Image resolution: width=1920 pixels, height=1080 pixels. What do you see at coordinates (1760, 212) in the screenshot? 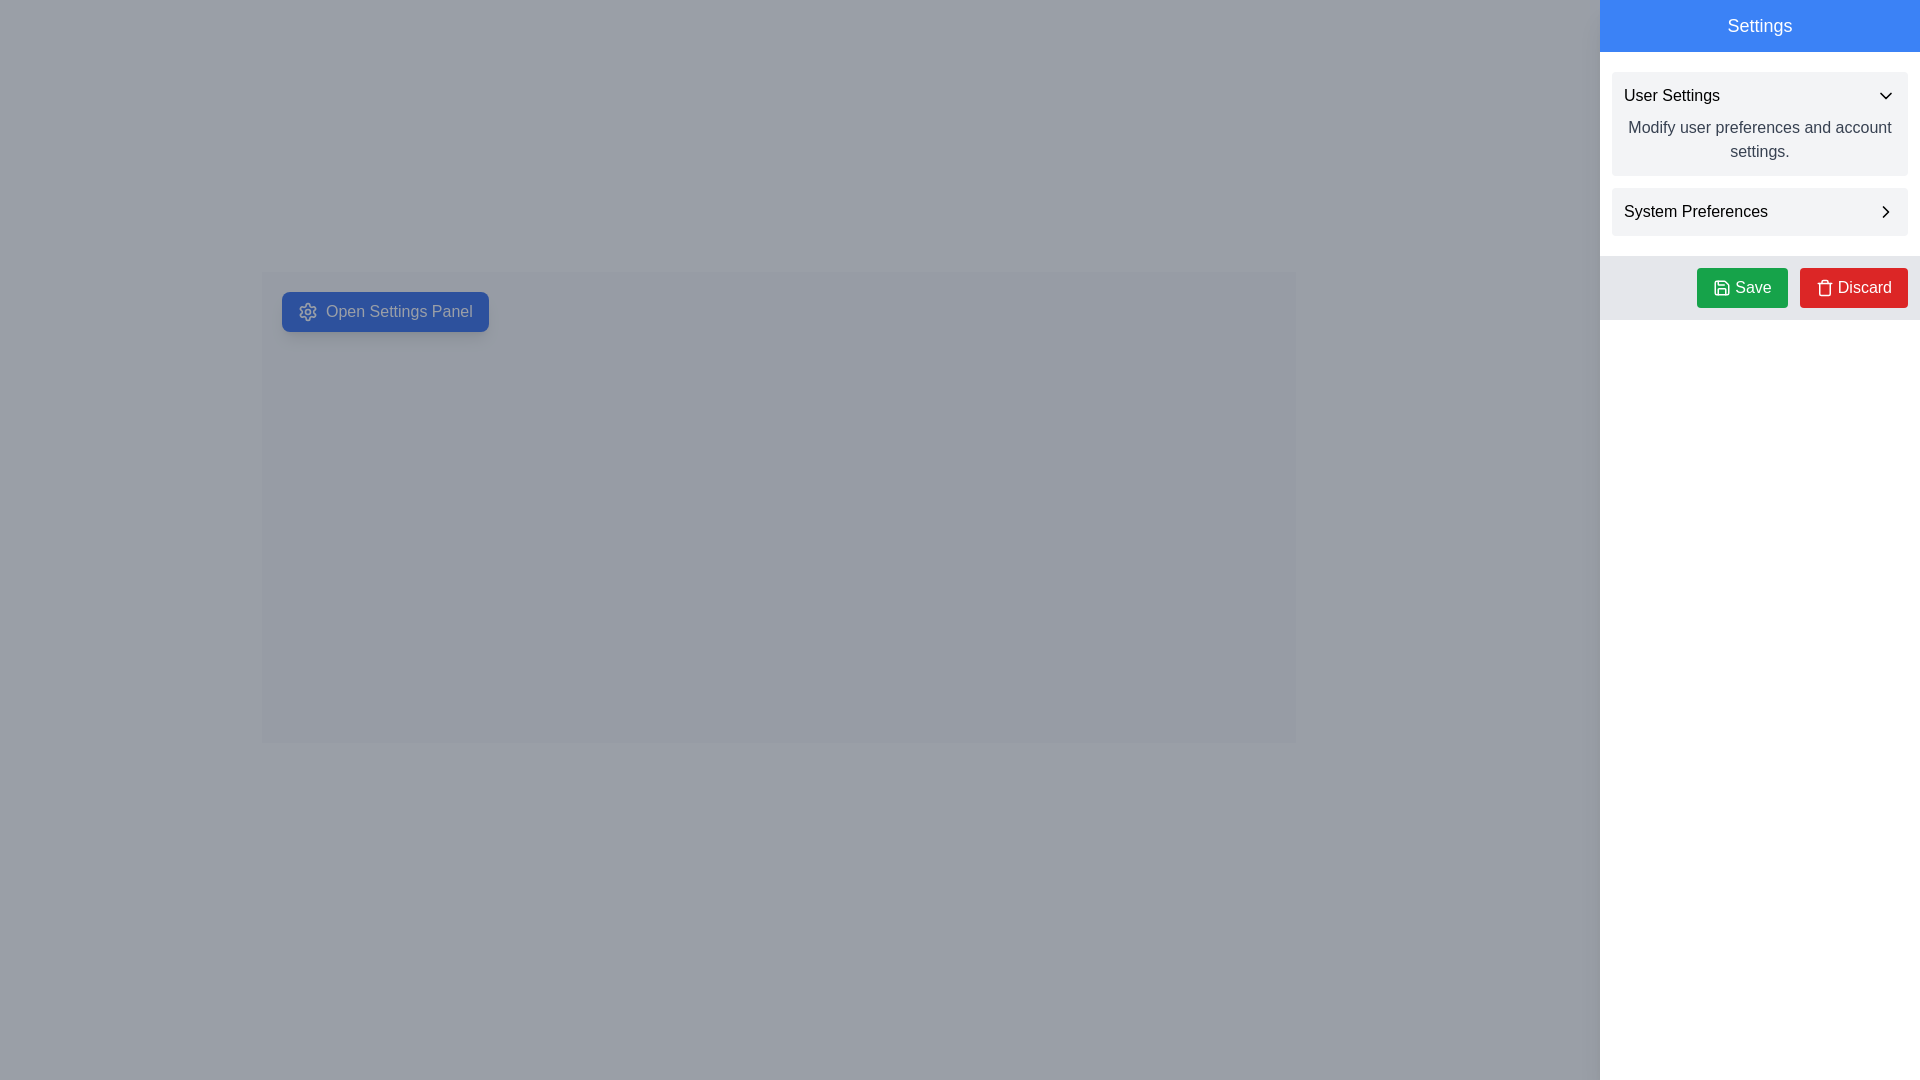
I see `the 'System Preferences' interactive text element in the settings panel` at bounding box center [1760, 212].